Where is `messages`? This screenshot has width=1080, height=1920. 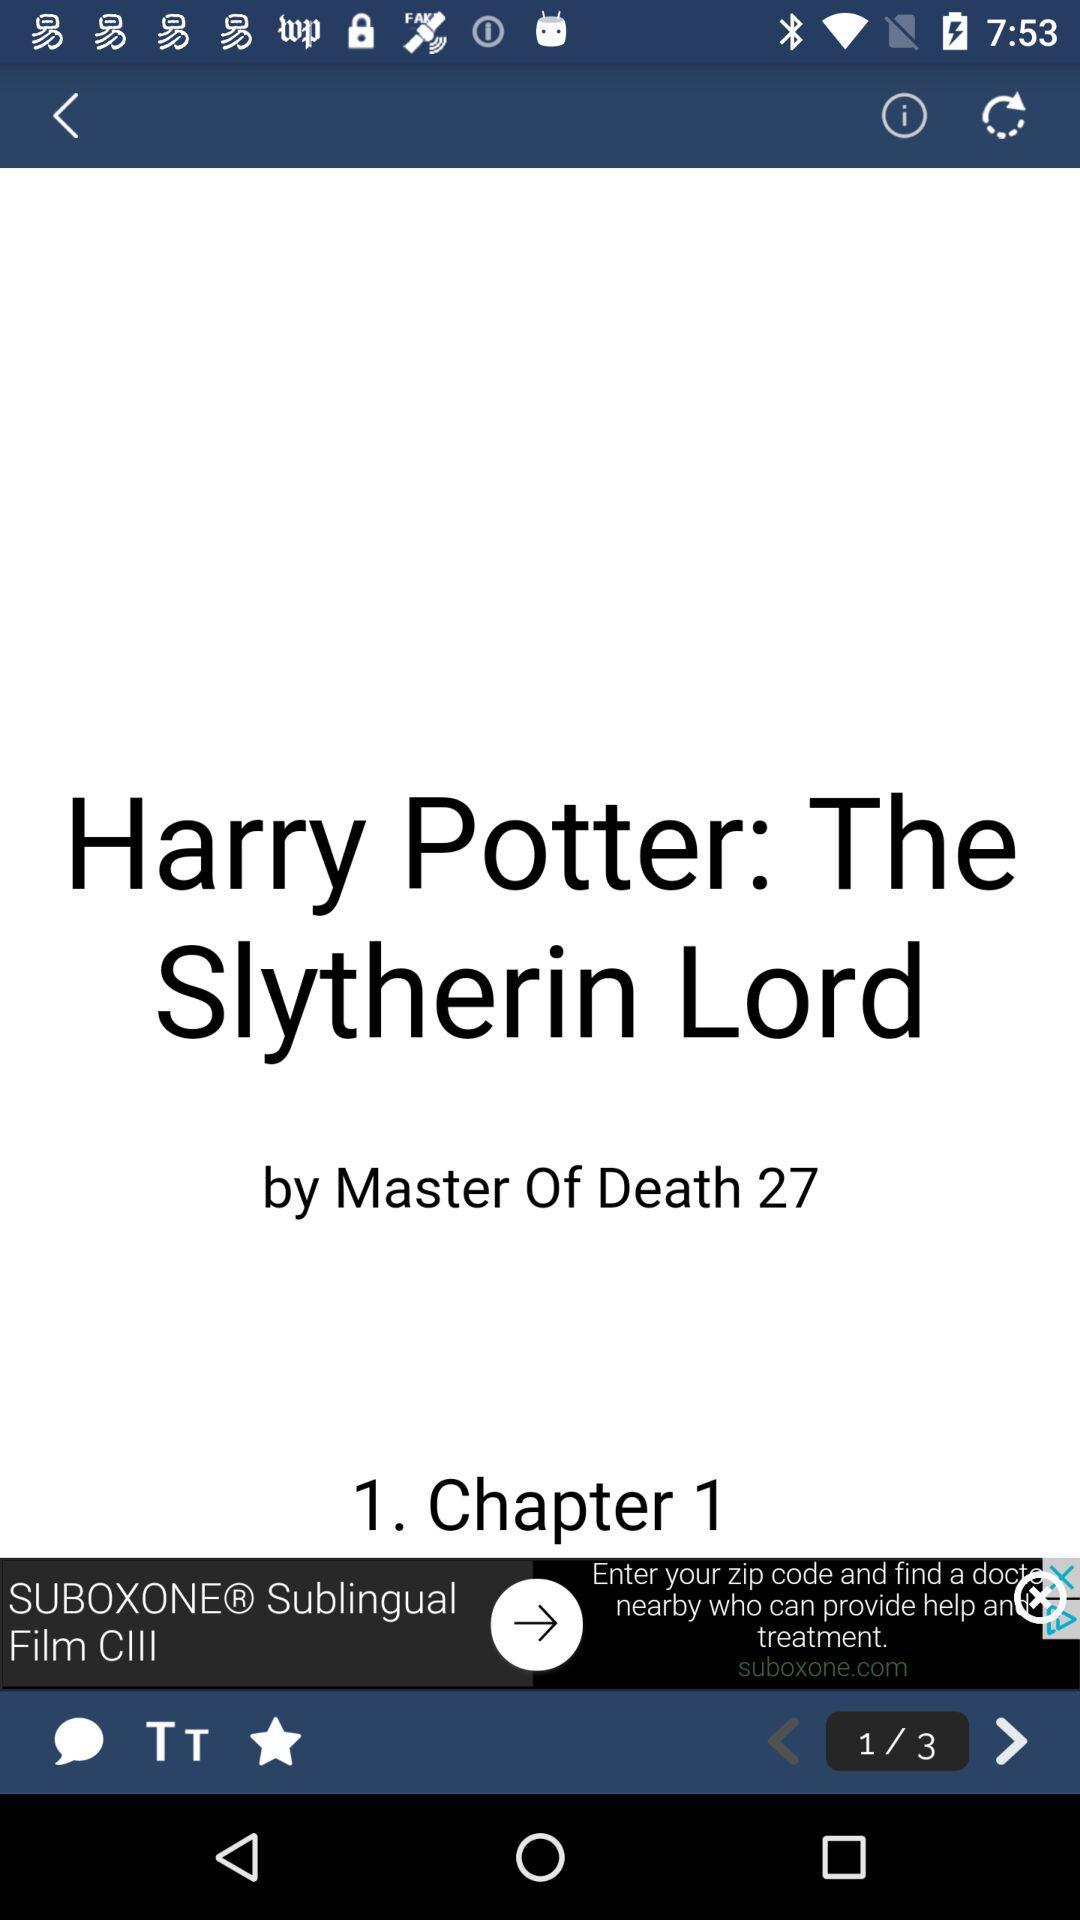
messages is located at coordinates (77, 1740).